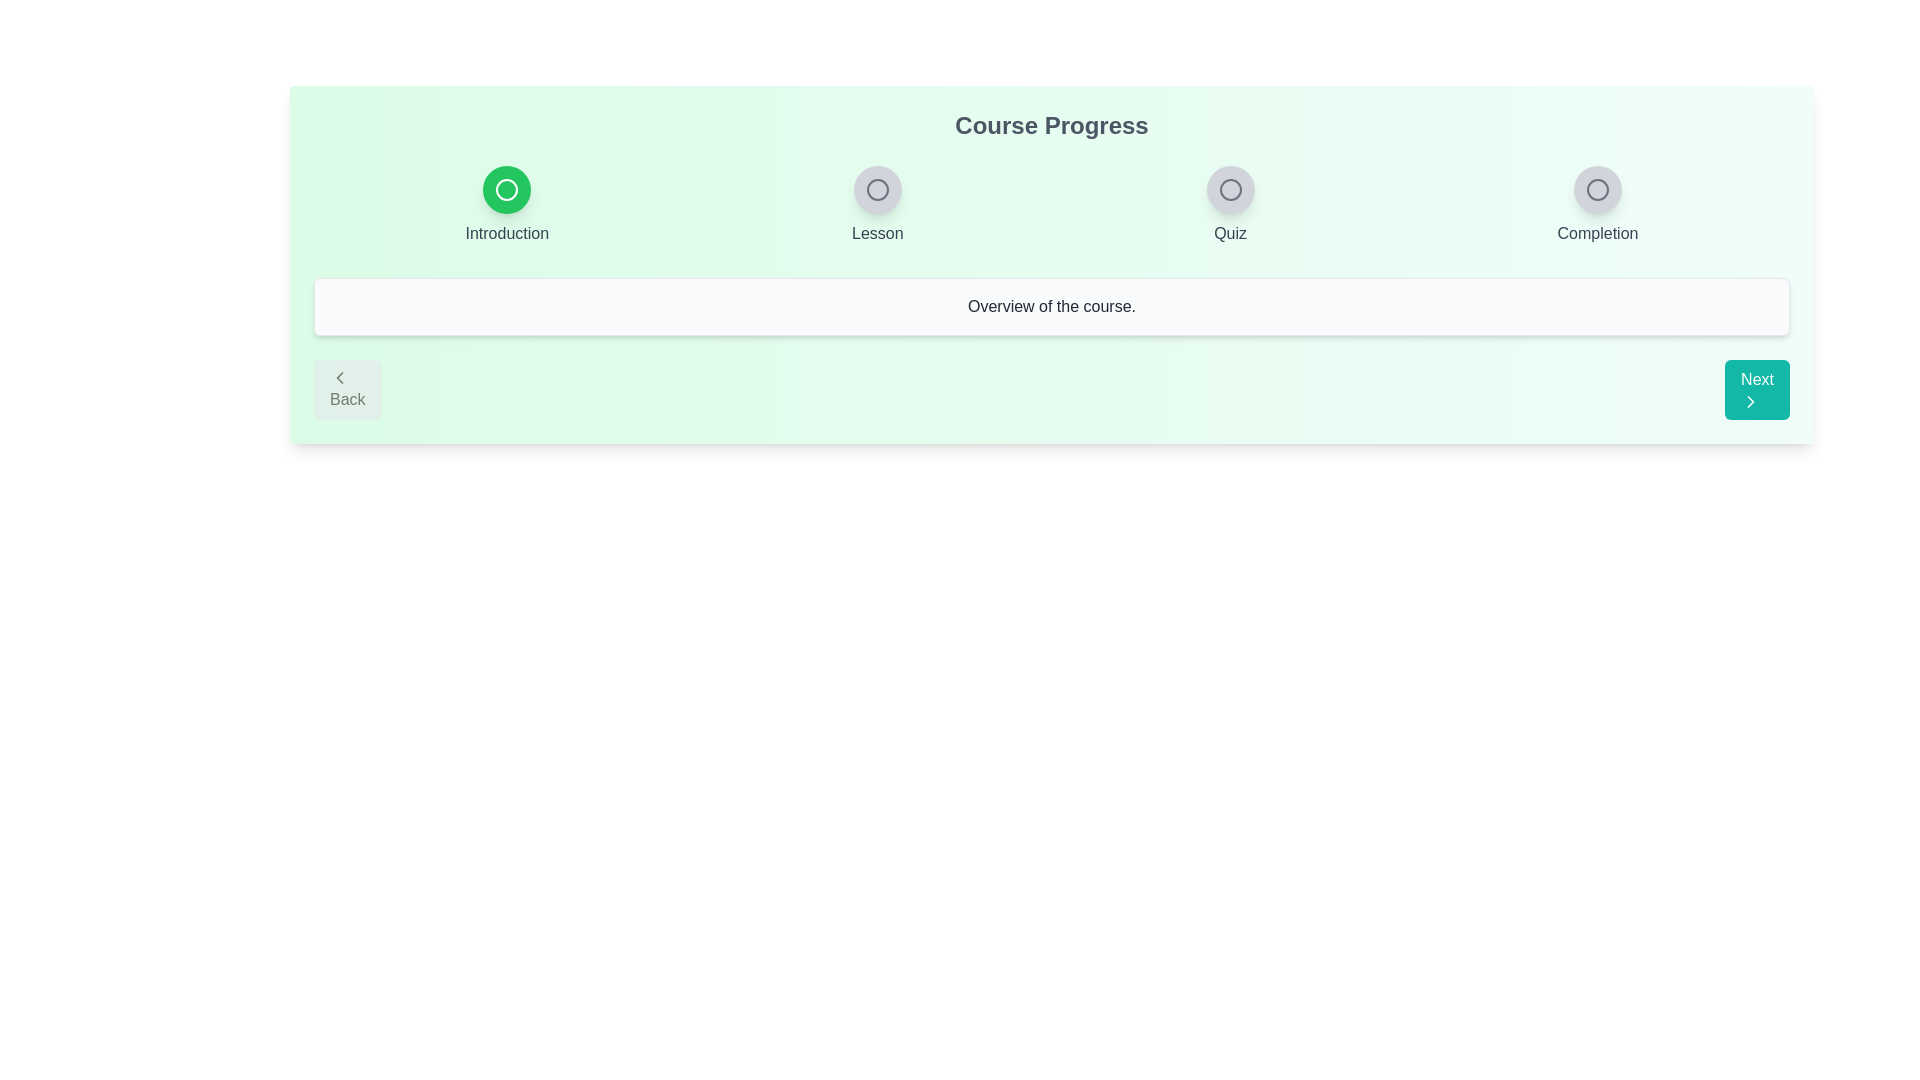  I want to click on the step Lesson in the progress indicator, so click(877, 189).